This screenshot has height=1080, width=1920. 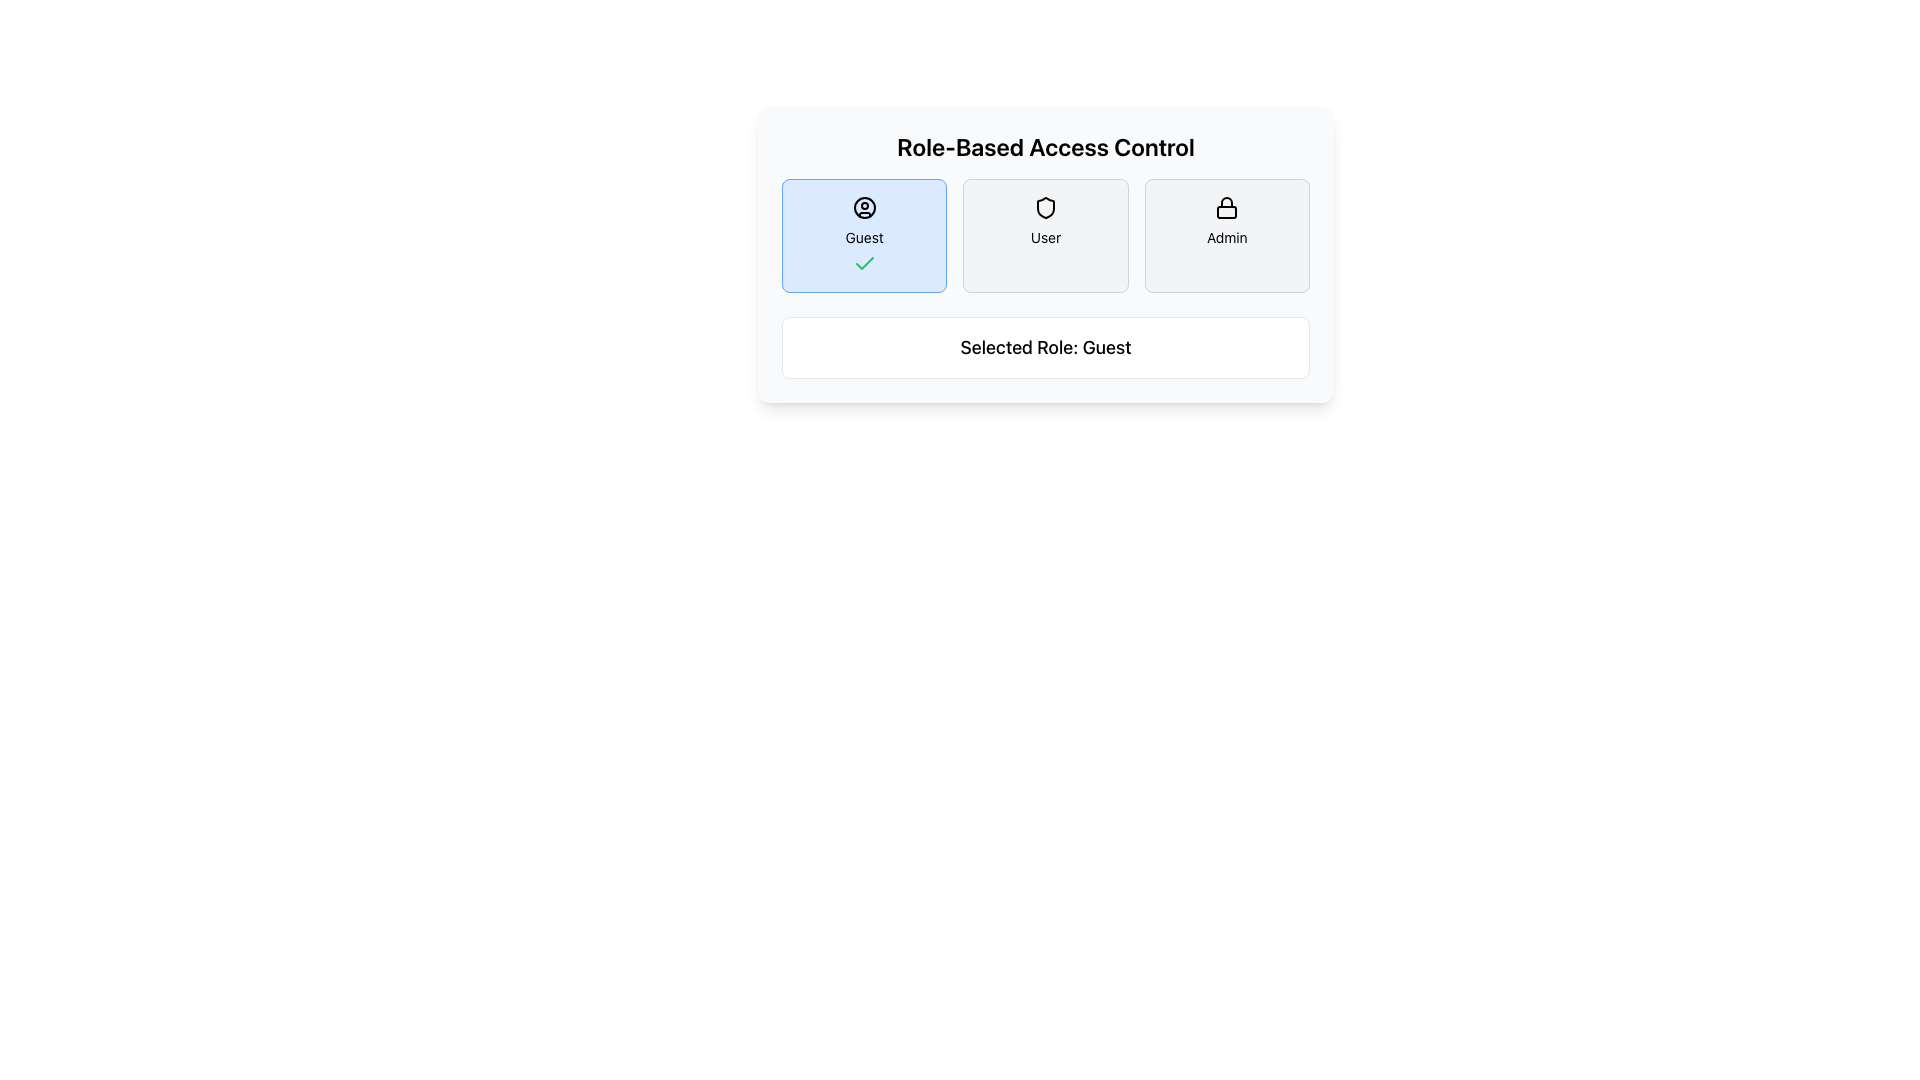 I want to click on text displayed in bold style that says 'Selected Role: Guest', located below the role selection options in the interface, so click(x=1045, y=346).